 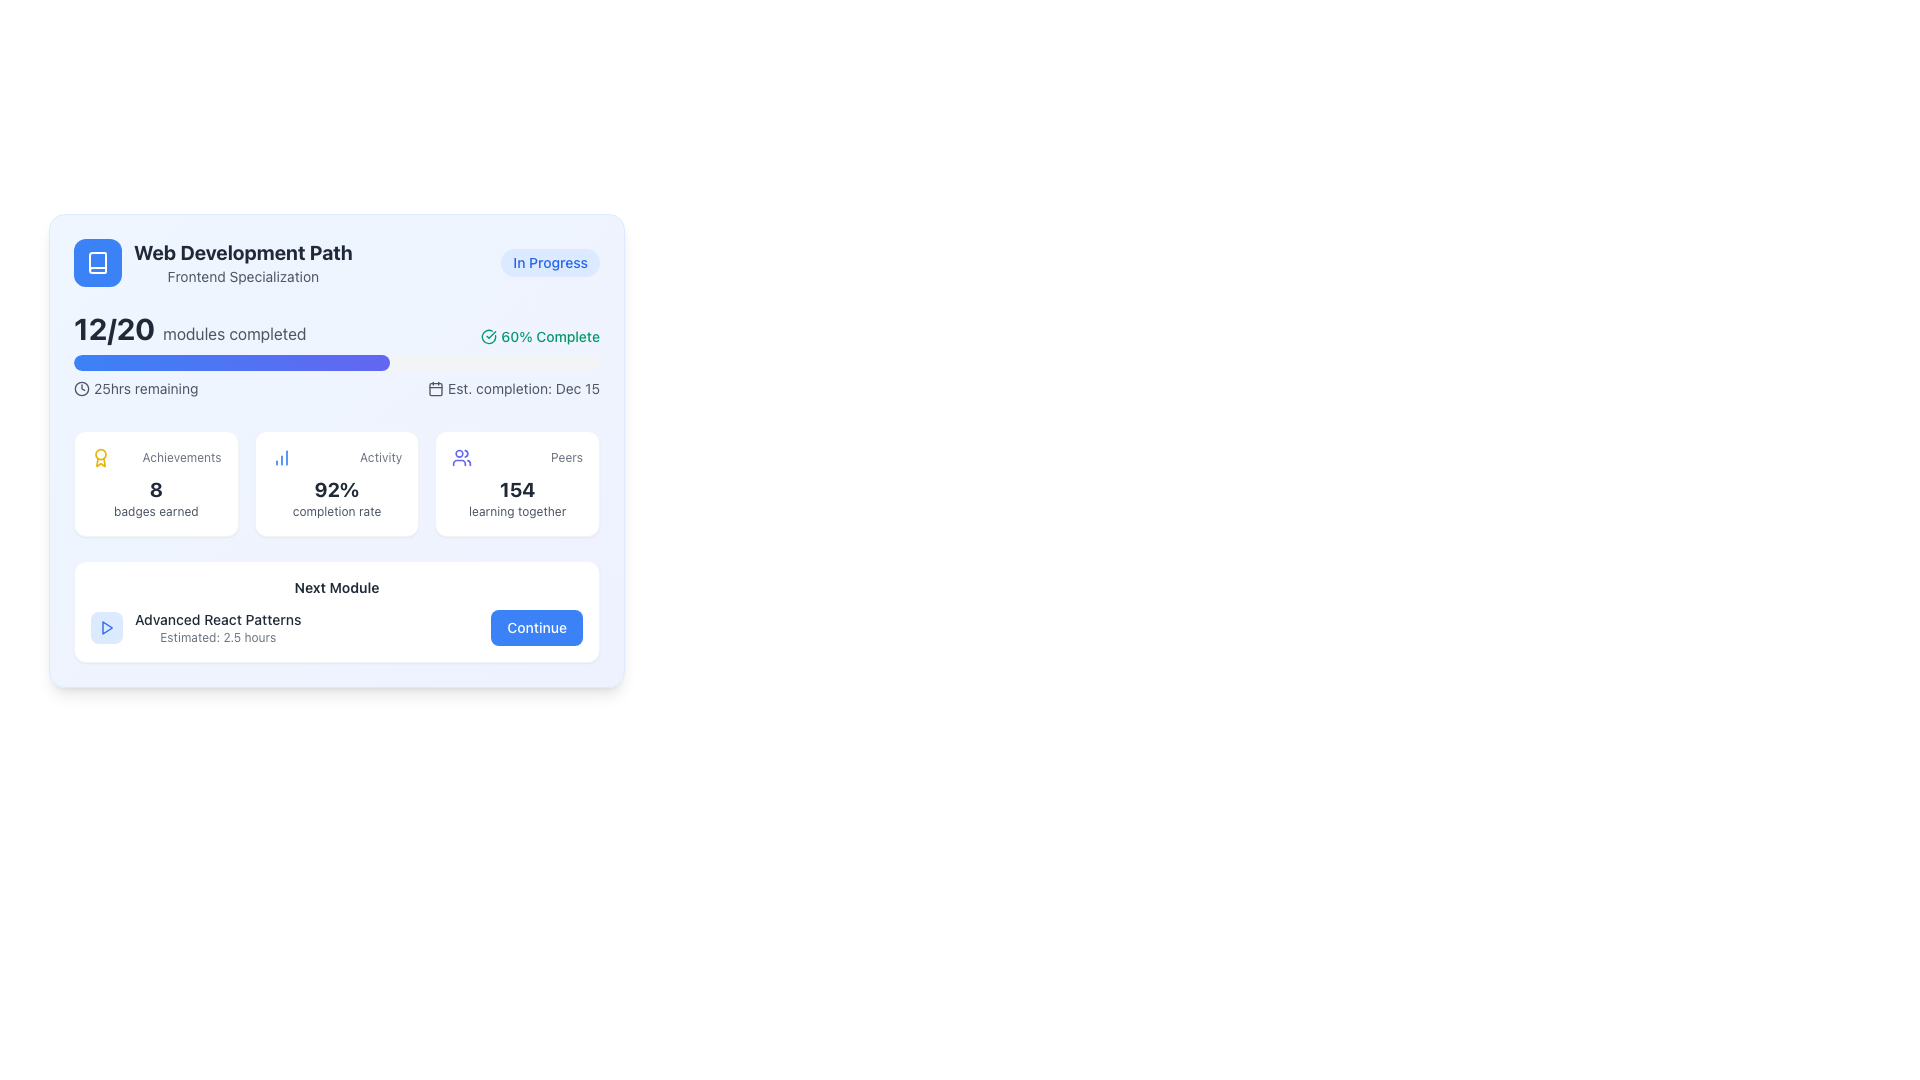 What do you see at coordinates (234, 333) in the screenshot?
I see `the static text label displaying 'modules completed', which is positioned immediately to the right of the progress fraction '12/20'` at bounding box center [234, 333].